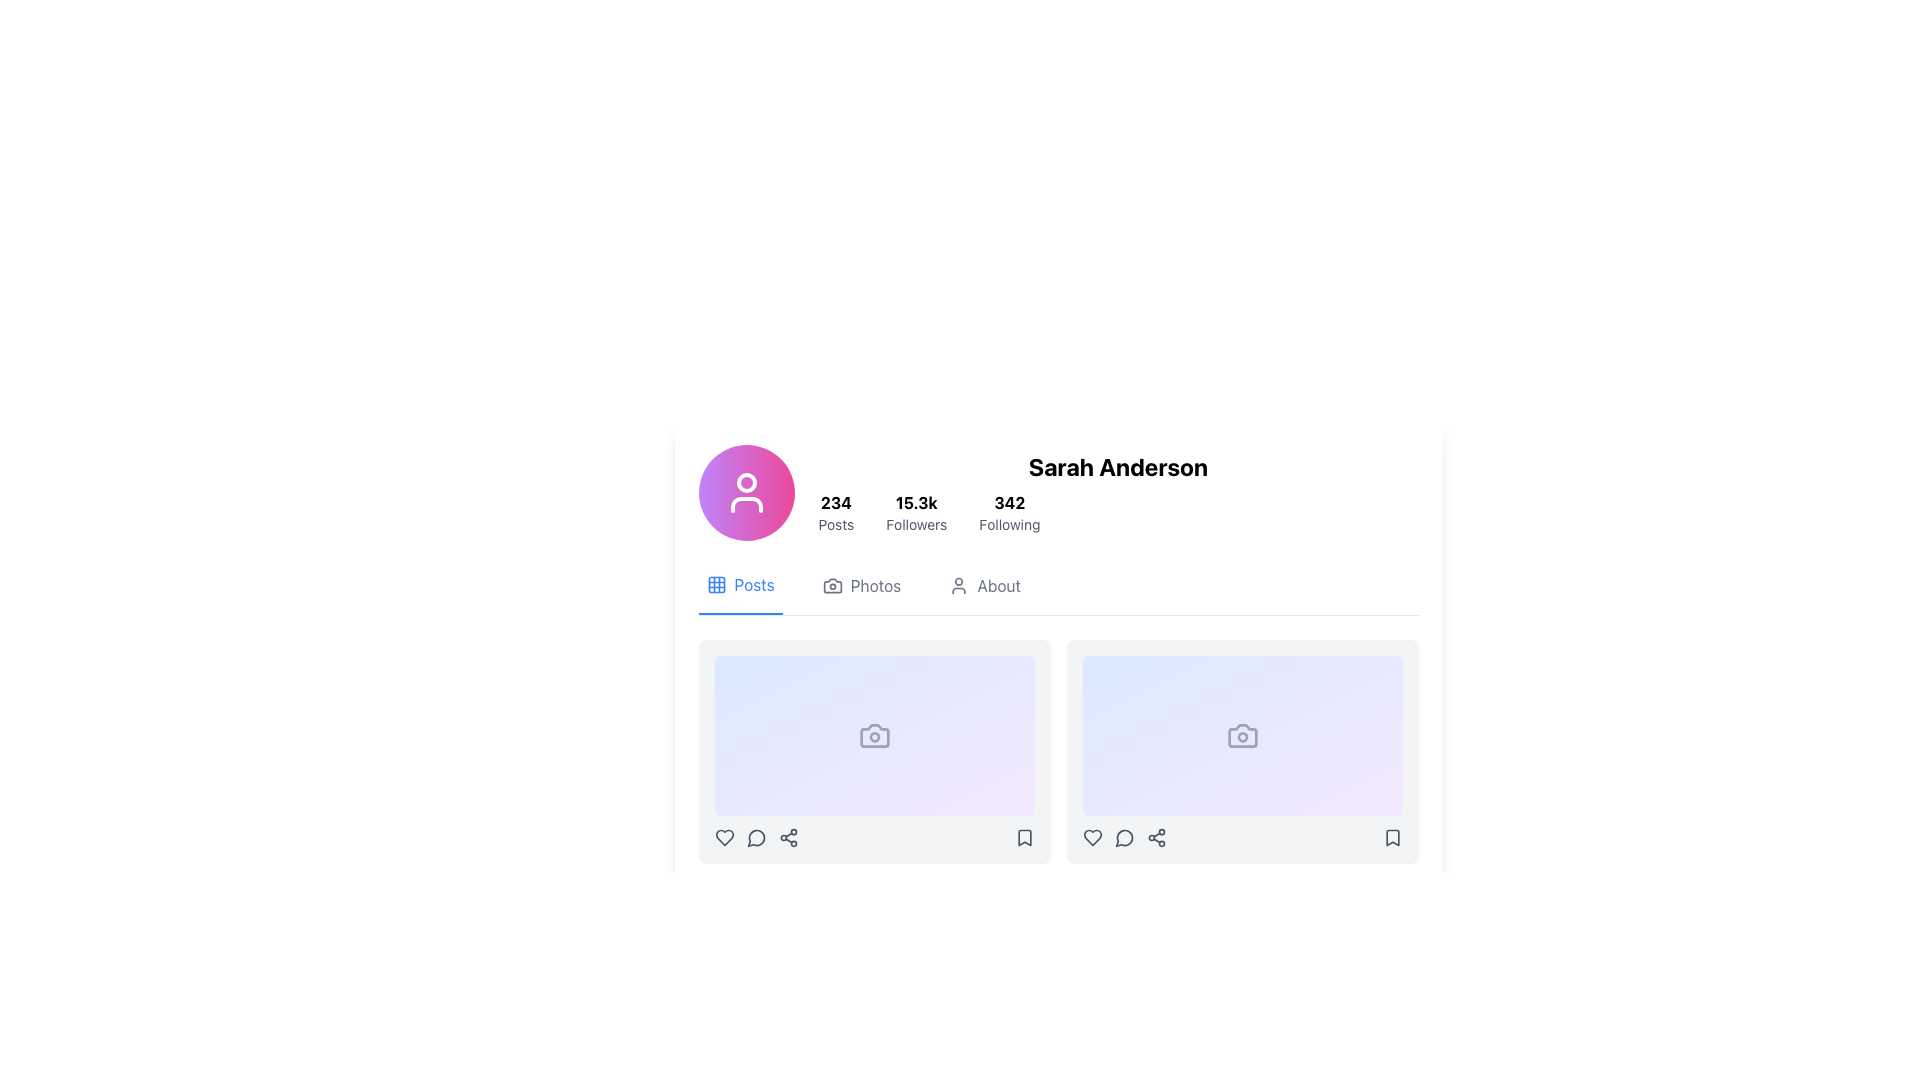  Describe the element at coordinates (836, 501) in the screenshot. I see `numerical count of posts displayed in the text label located above the 'Posts' label on the user's profile` at that location.